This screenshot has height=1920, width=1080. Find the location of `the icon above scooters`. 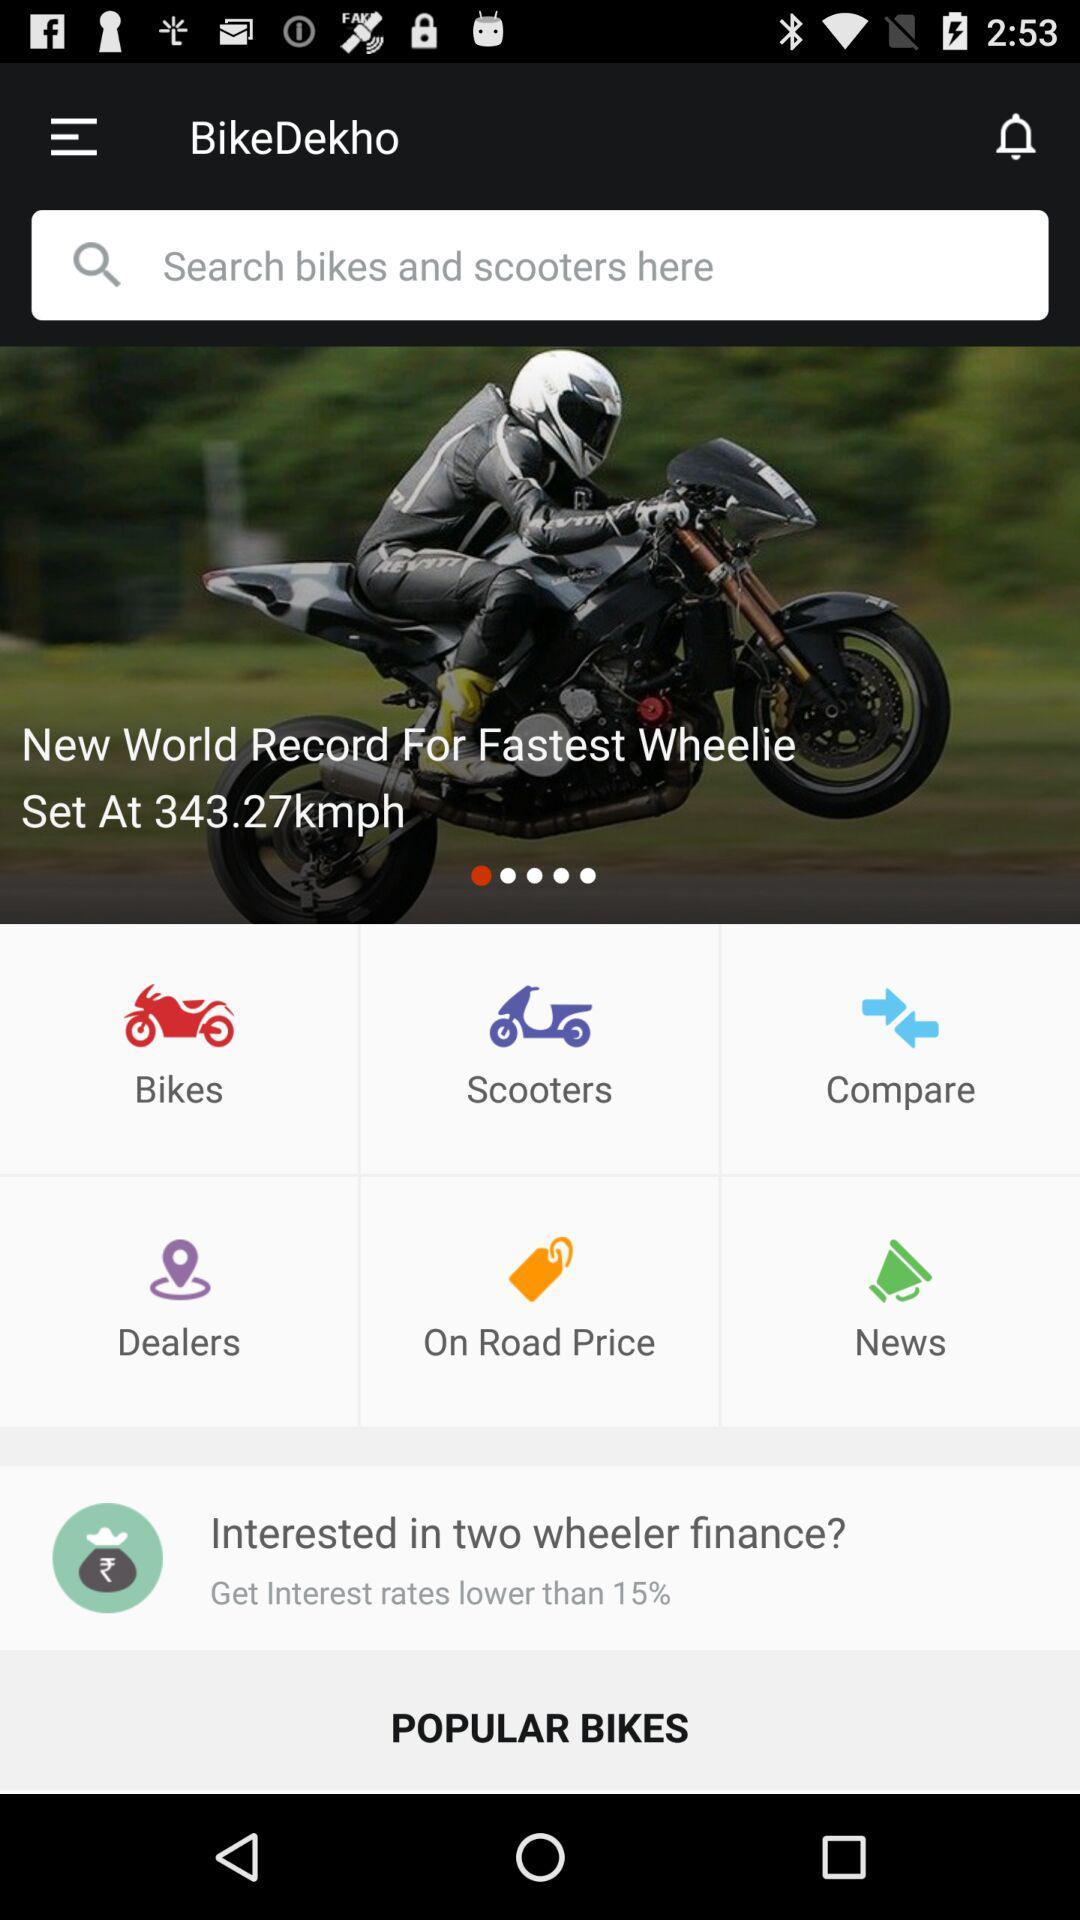

the icon above scooters is located at coordinates (540, 1017).